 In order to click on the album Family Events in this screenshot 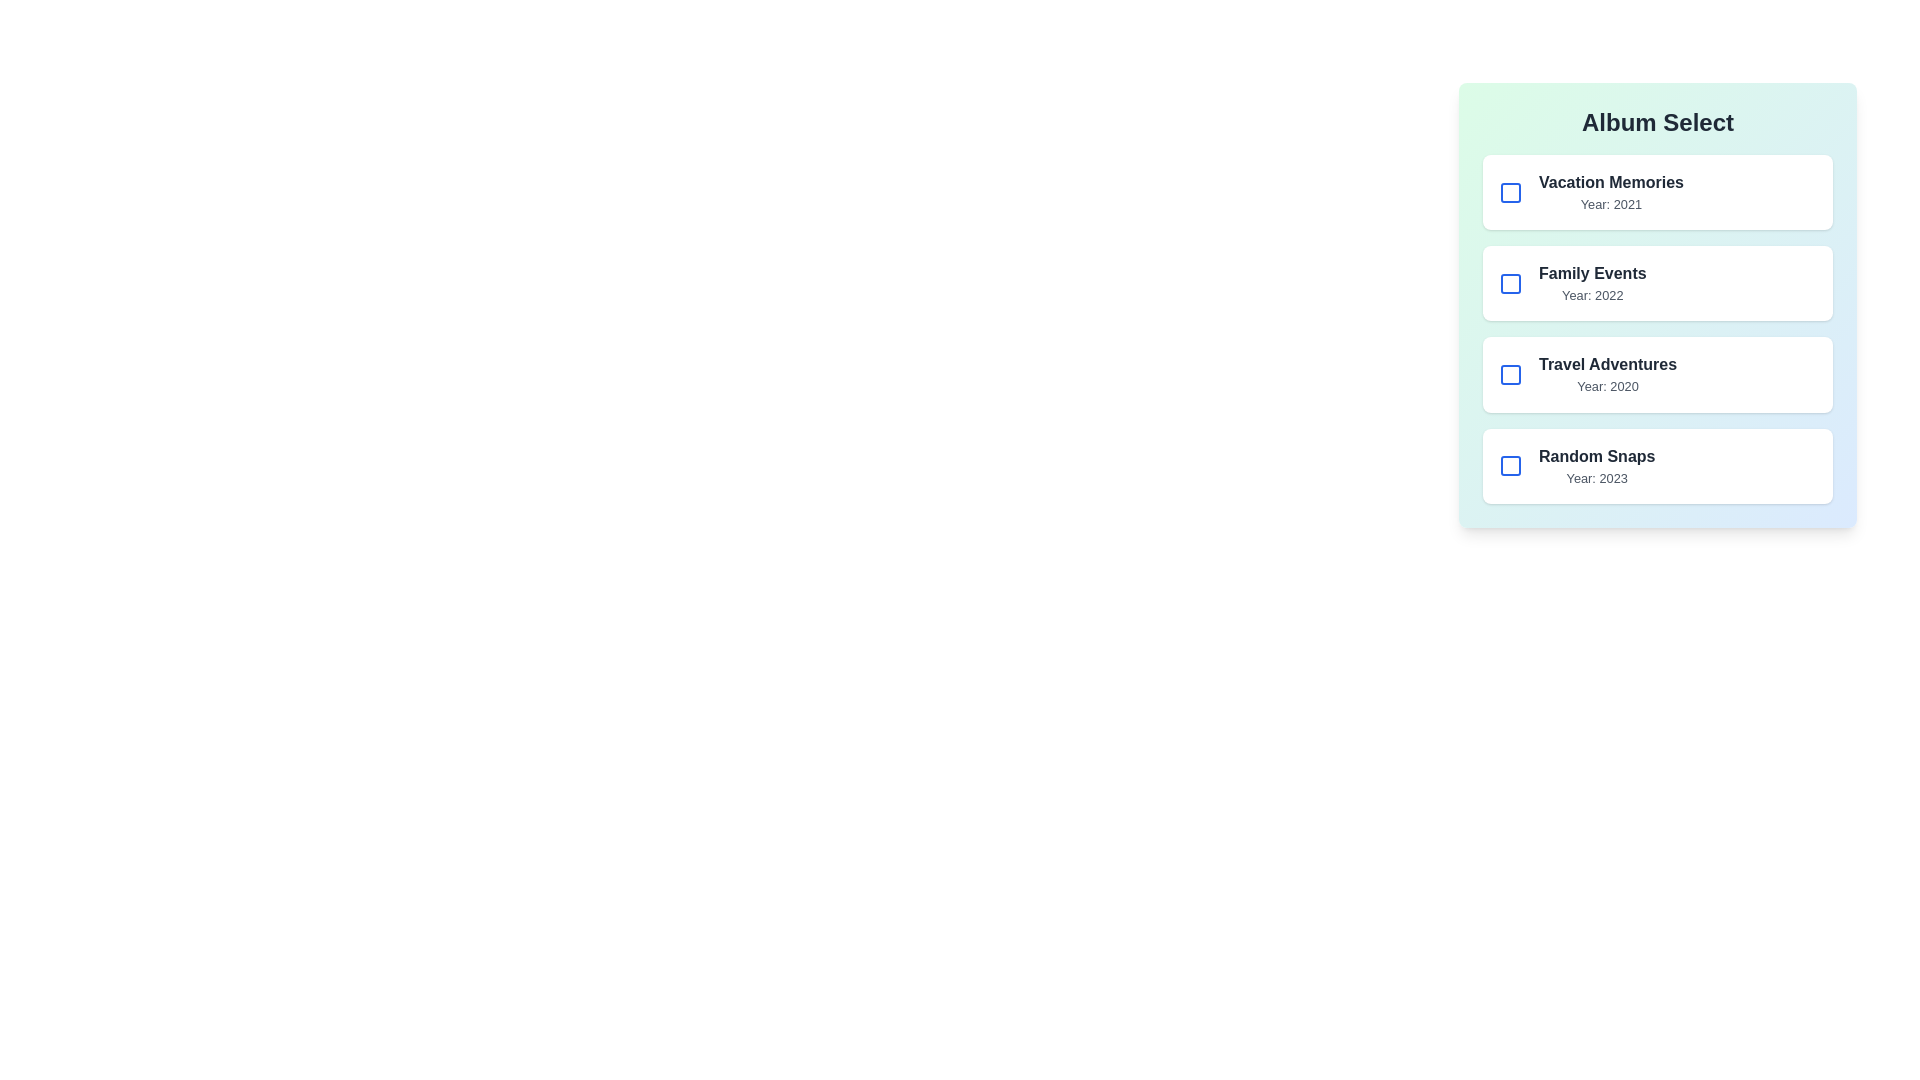, I will do `click(1511, 284)`.